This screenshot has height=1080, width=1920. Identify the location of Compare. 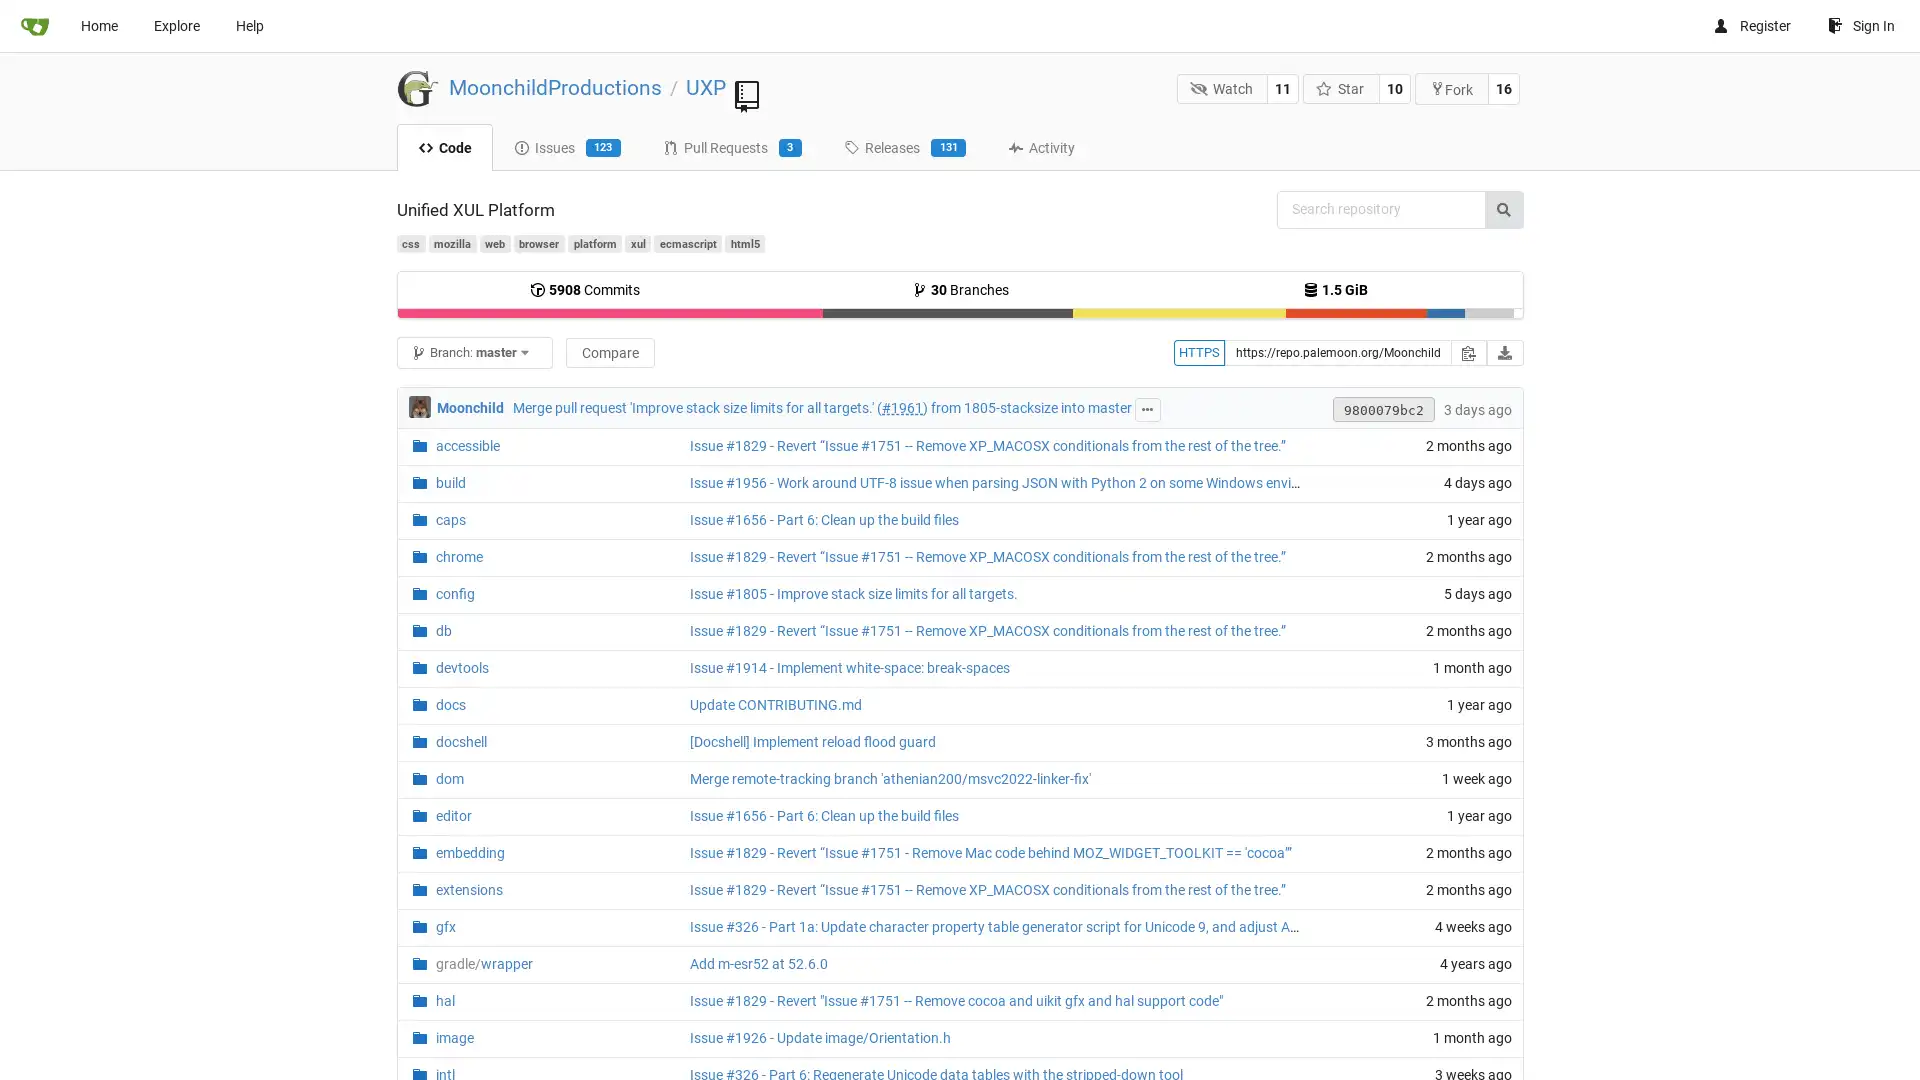
(608, 351).